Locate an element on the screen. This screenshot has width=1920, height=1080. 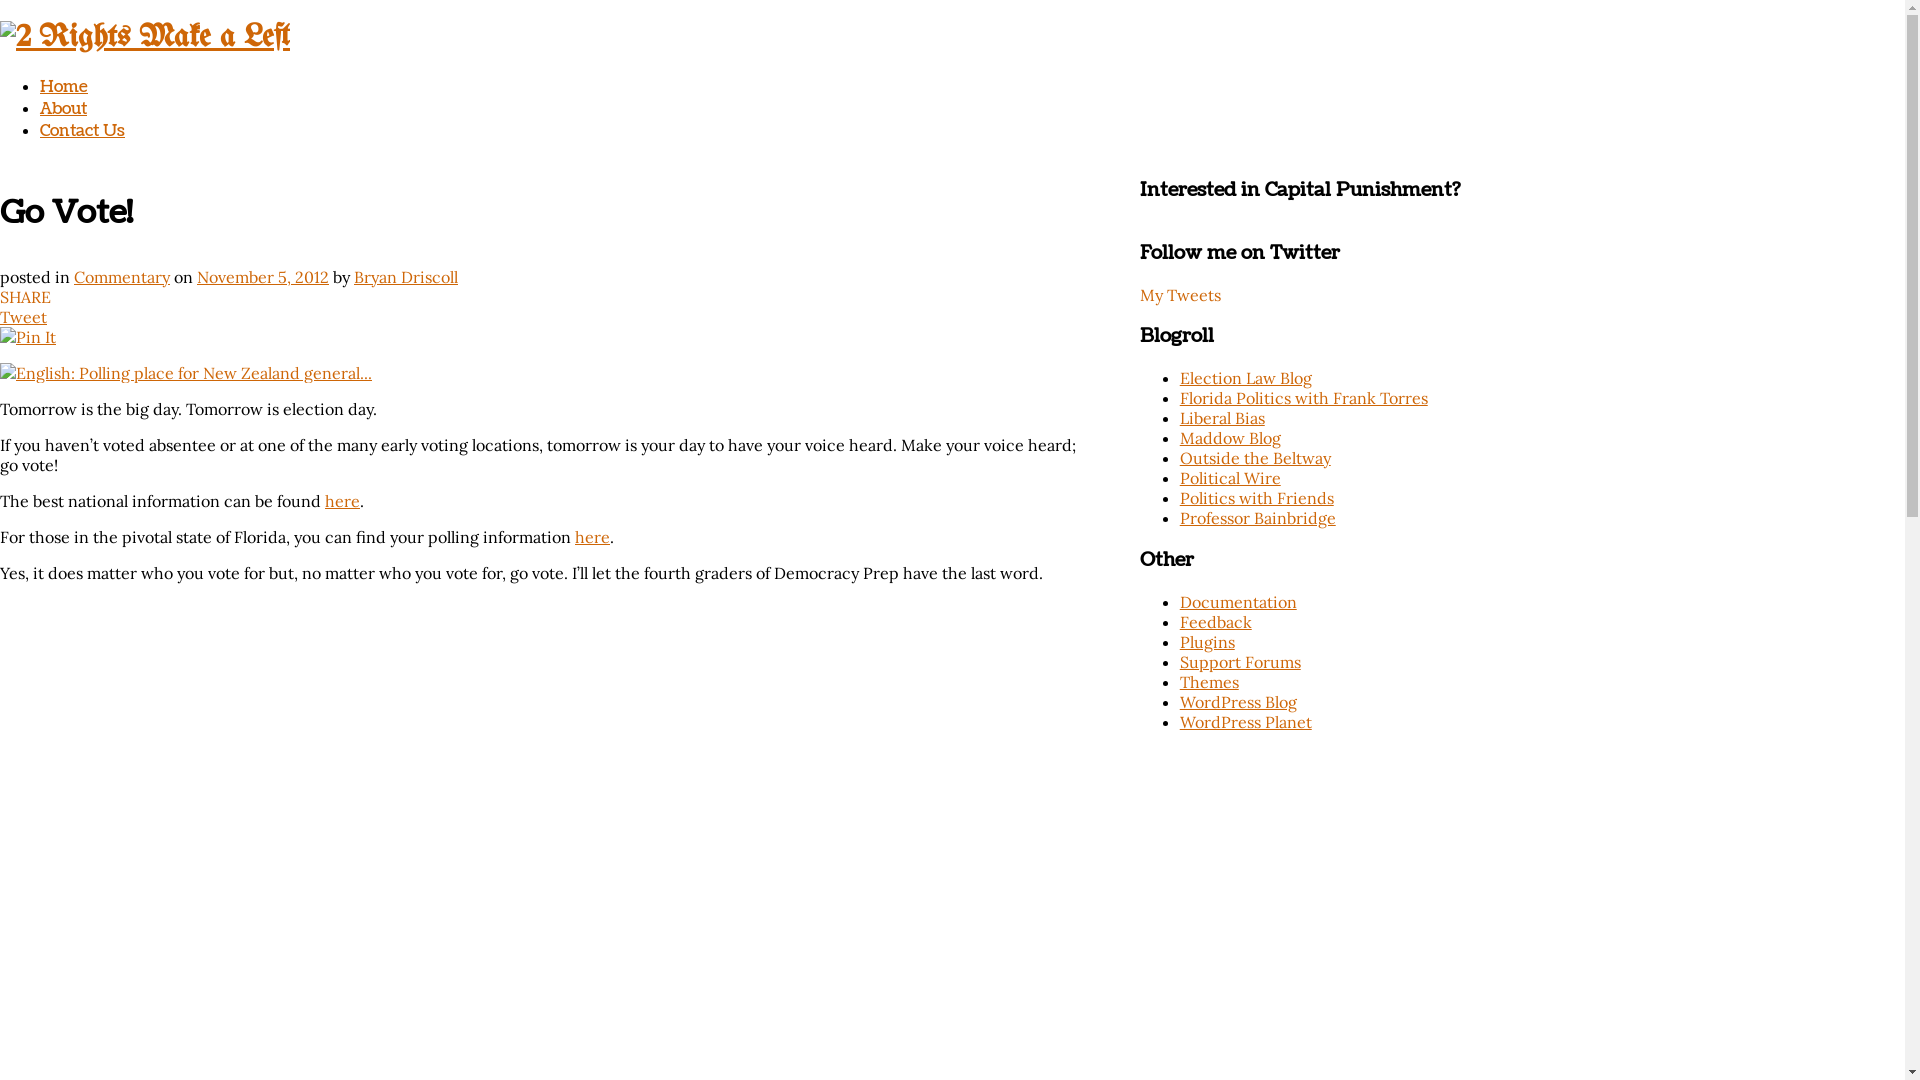
'SHARE' is located at coordinates (25, 297).